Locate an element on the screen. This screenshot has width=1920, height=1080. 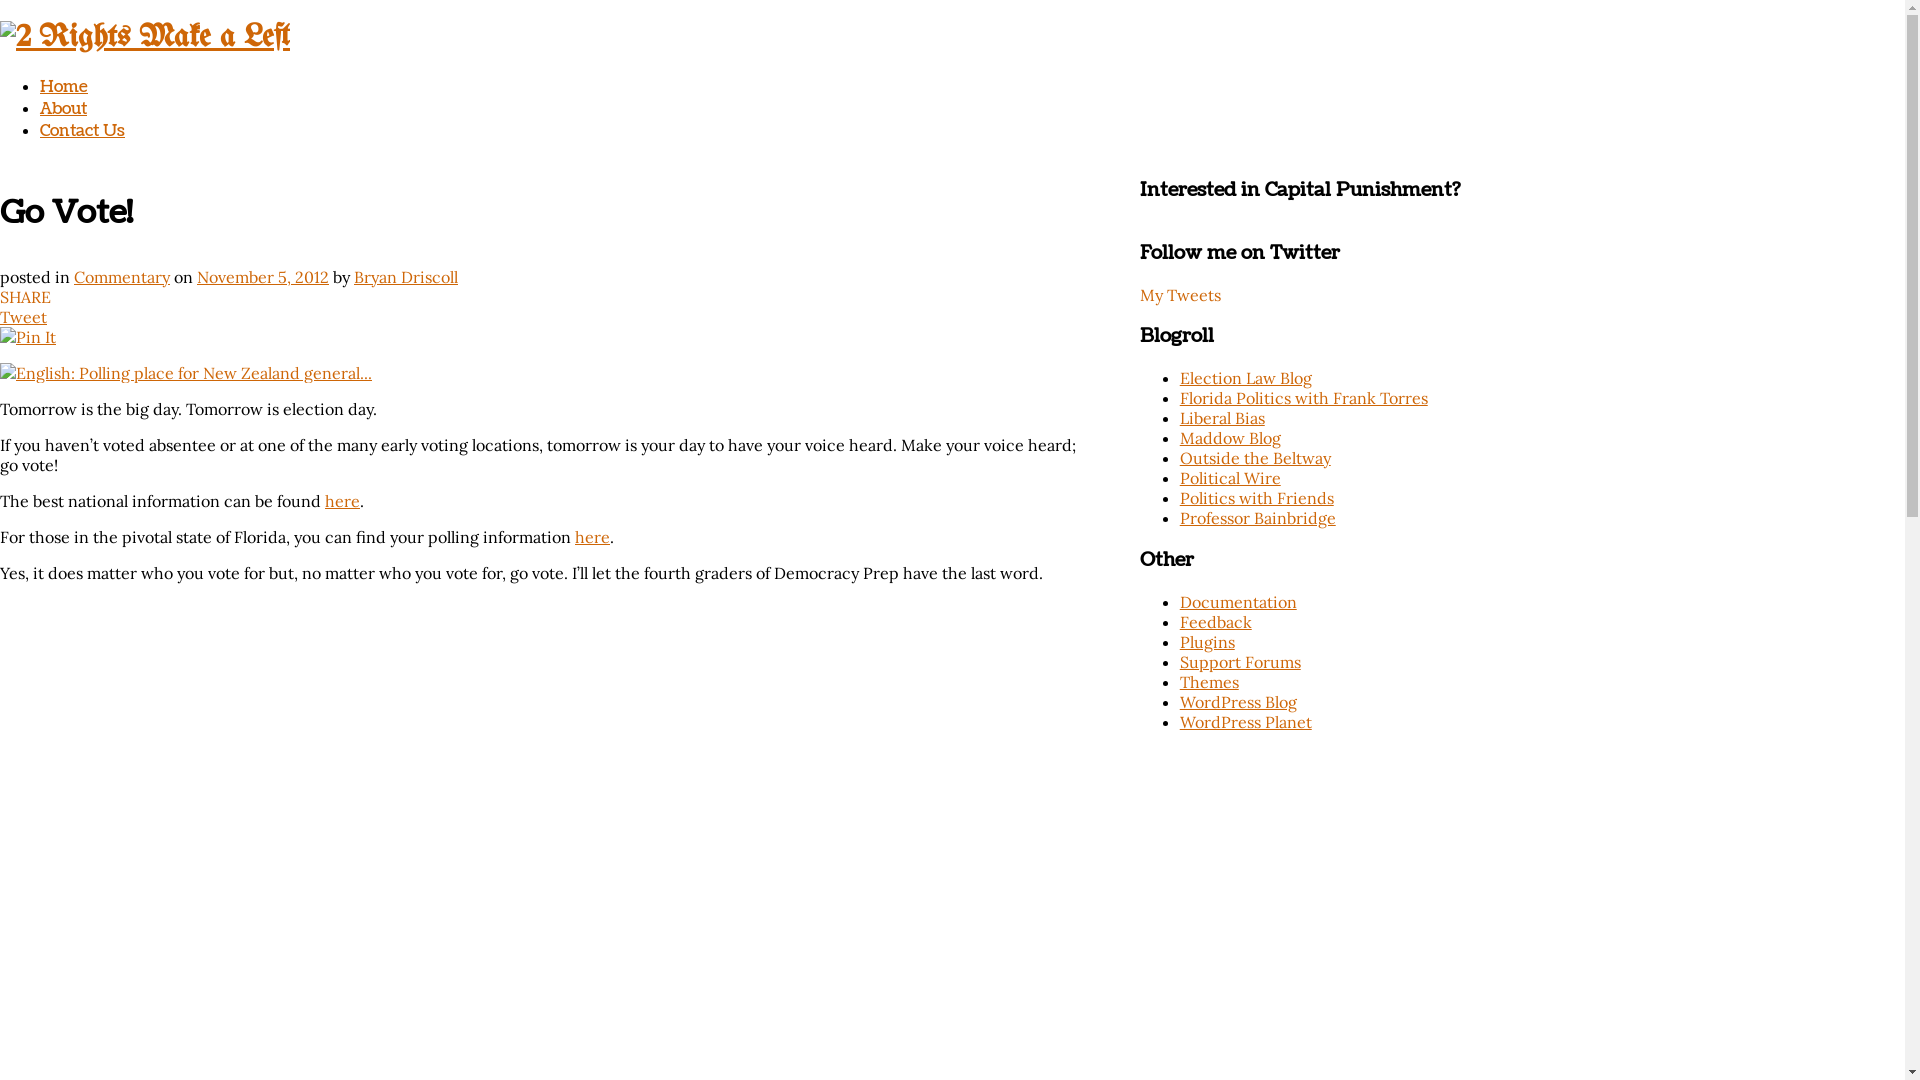
'SHARE' is located at coordinates (25, 297).